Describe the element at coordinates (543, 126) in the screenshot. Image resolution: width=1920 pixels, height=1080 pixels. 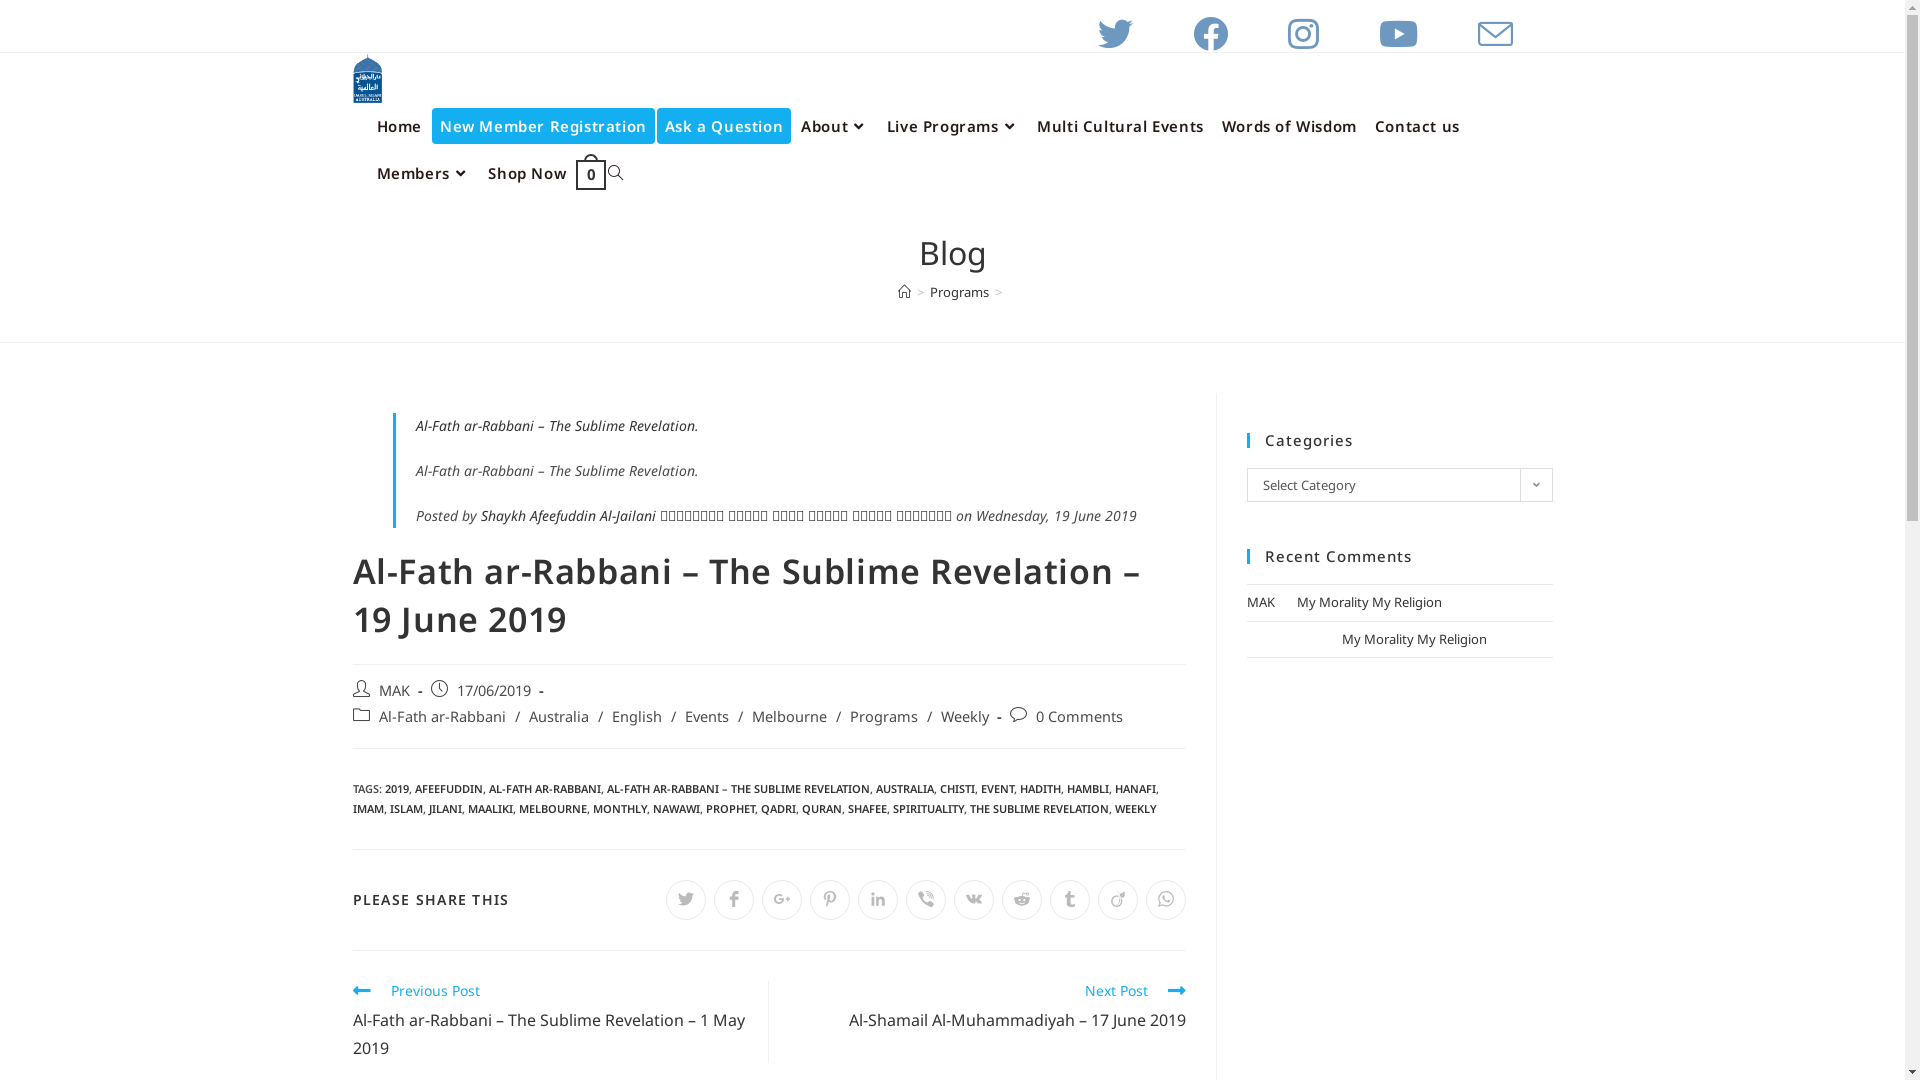
I see `'New Member Registration'` at that location.